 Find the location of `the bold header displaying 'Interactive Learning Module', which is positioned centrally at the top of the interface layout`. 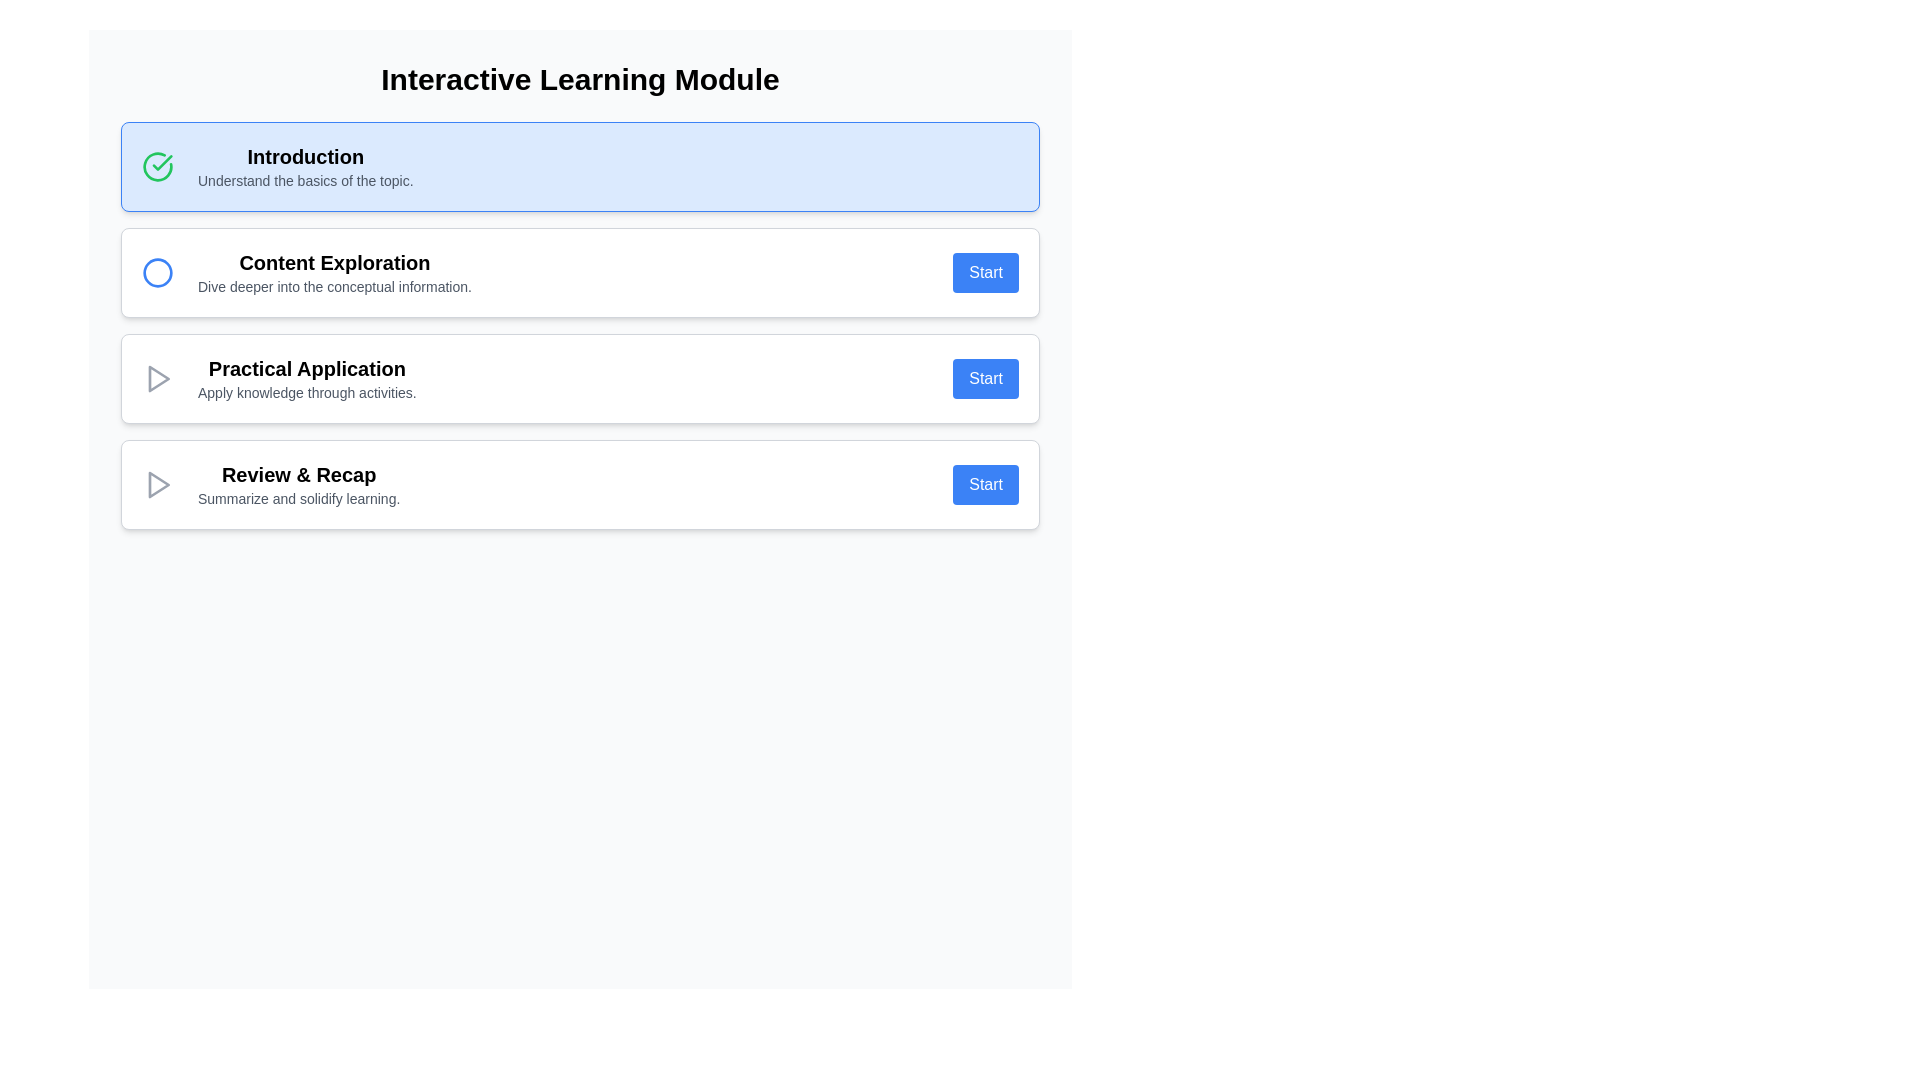

the bold header displaying 'Interactive Learning Module', which is positioned centrally at the top of the interface layout is located at coordinates (579, 79).